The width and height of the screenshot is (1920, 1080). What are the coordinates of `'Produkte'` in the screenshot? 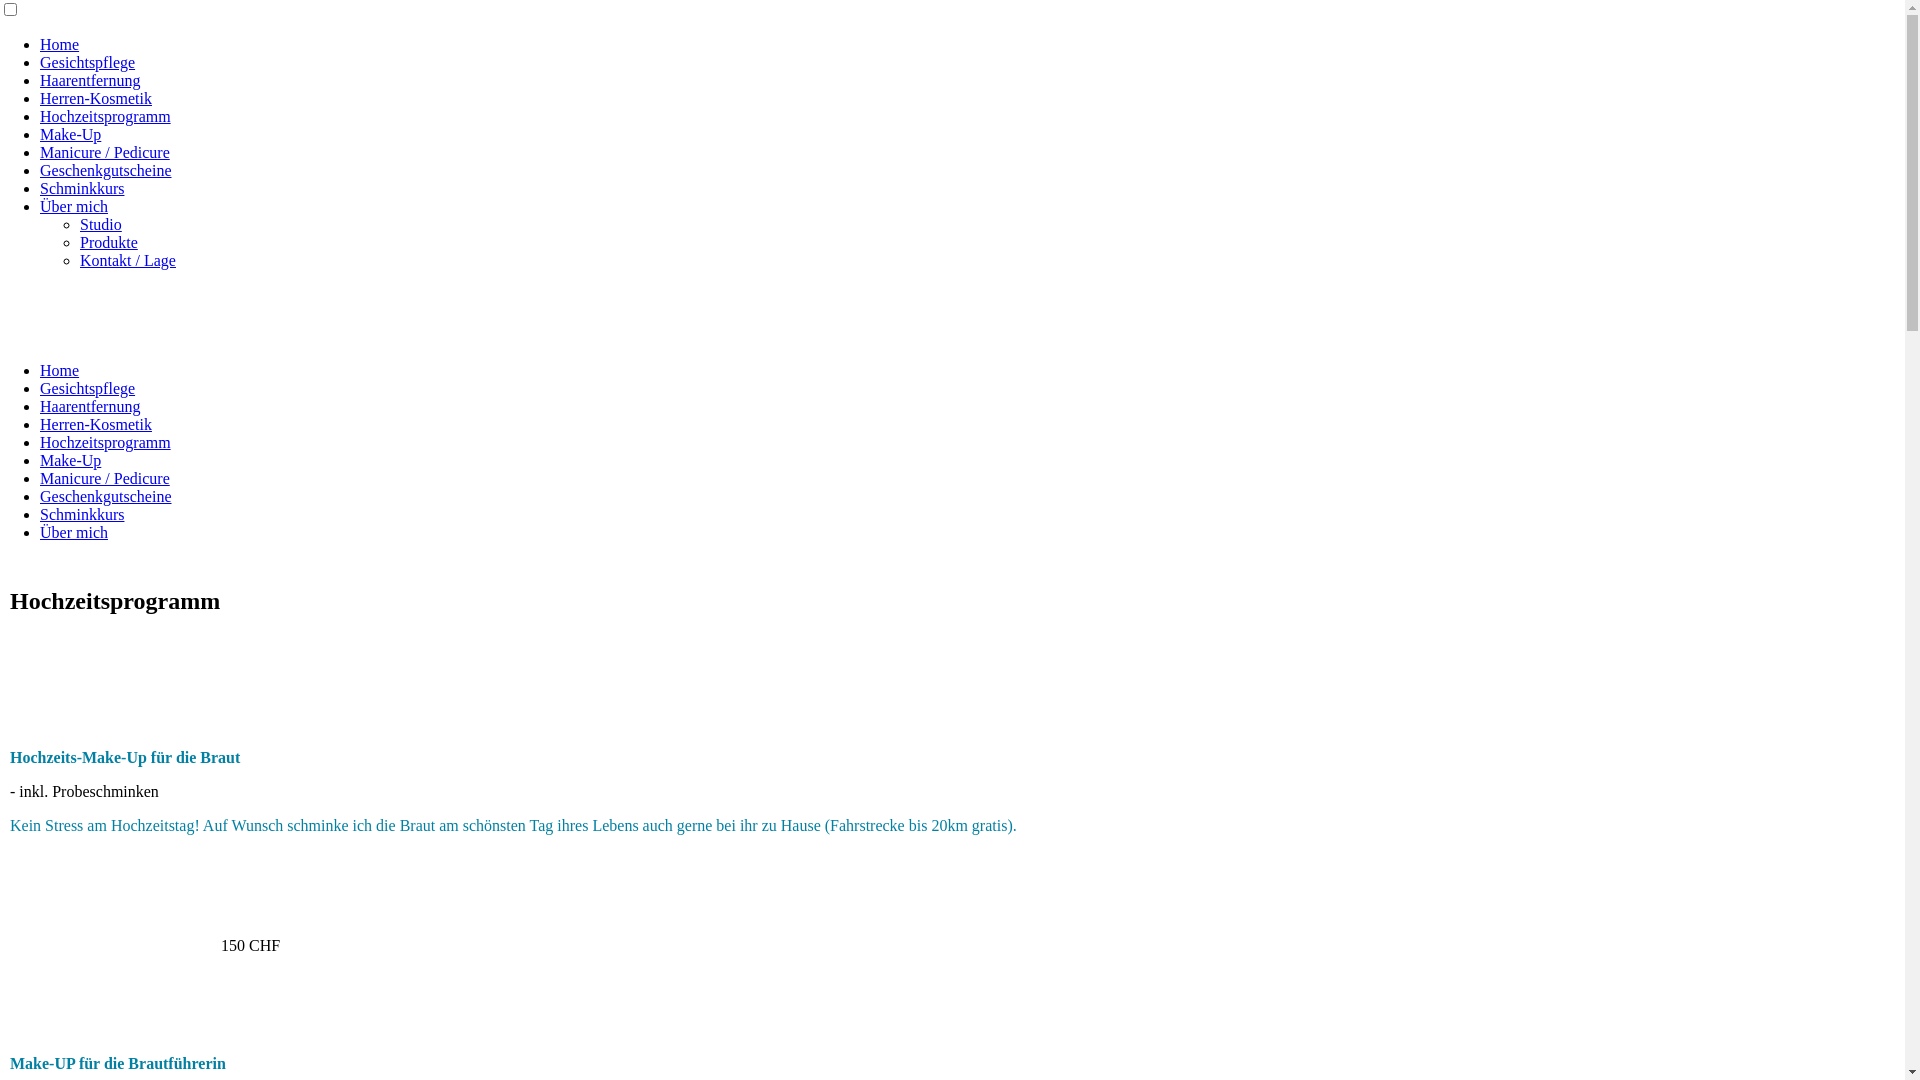 It's located at (108, 241).